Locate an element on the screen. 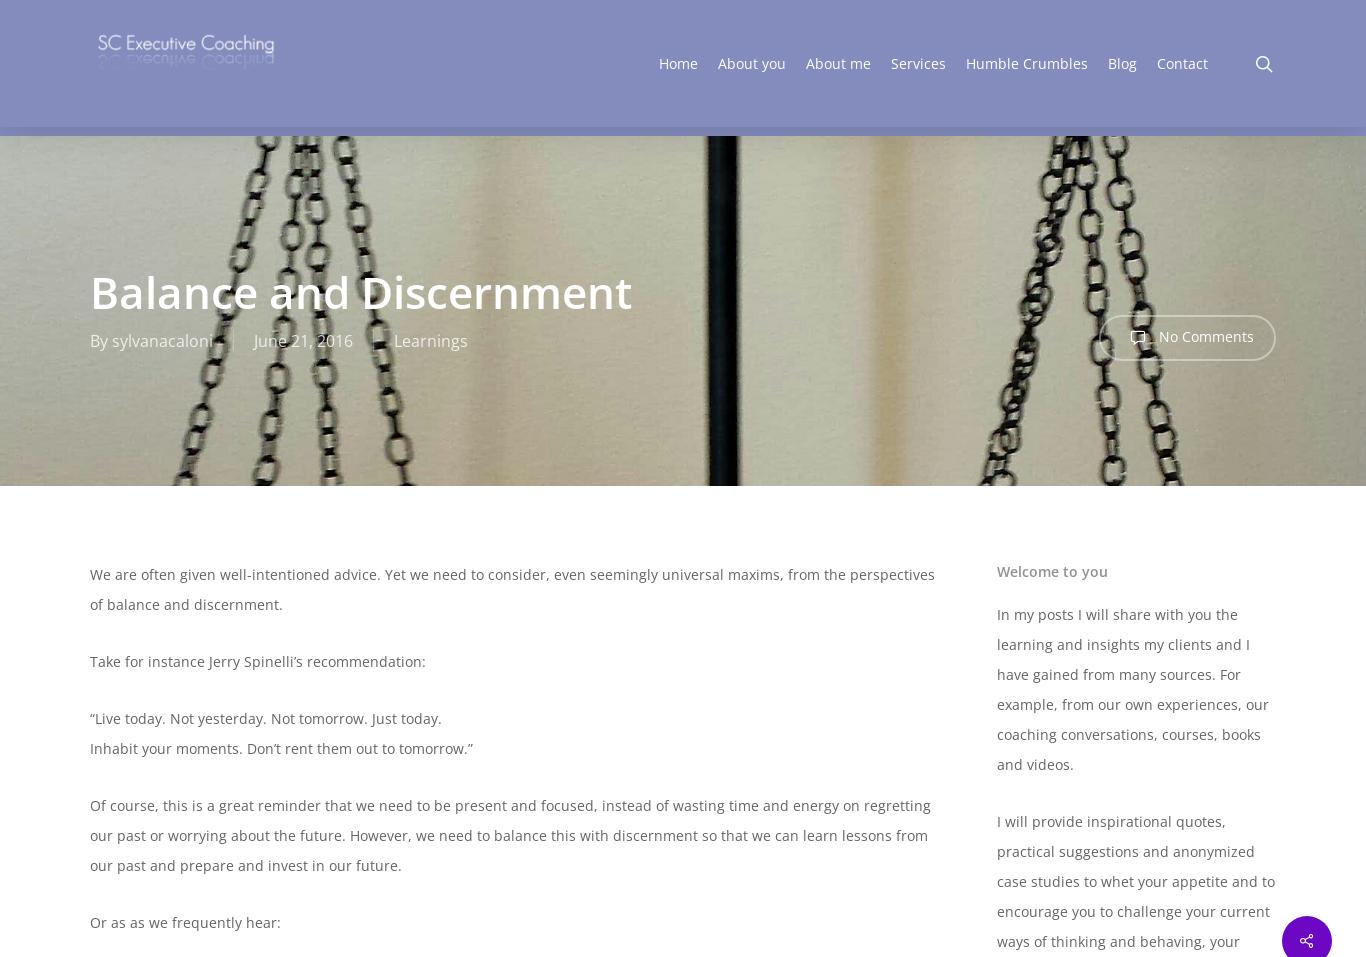  'Services' is located at coordinates (918, 66).